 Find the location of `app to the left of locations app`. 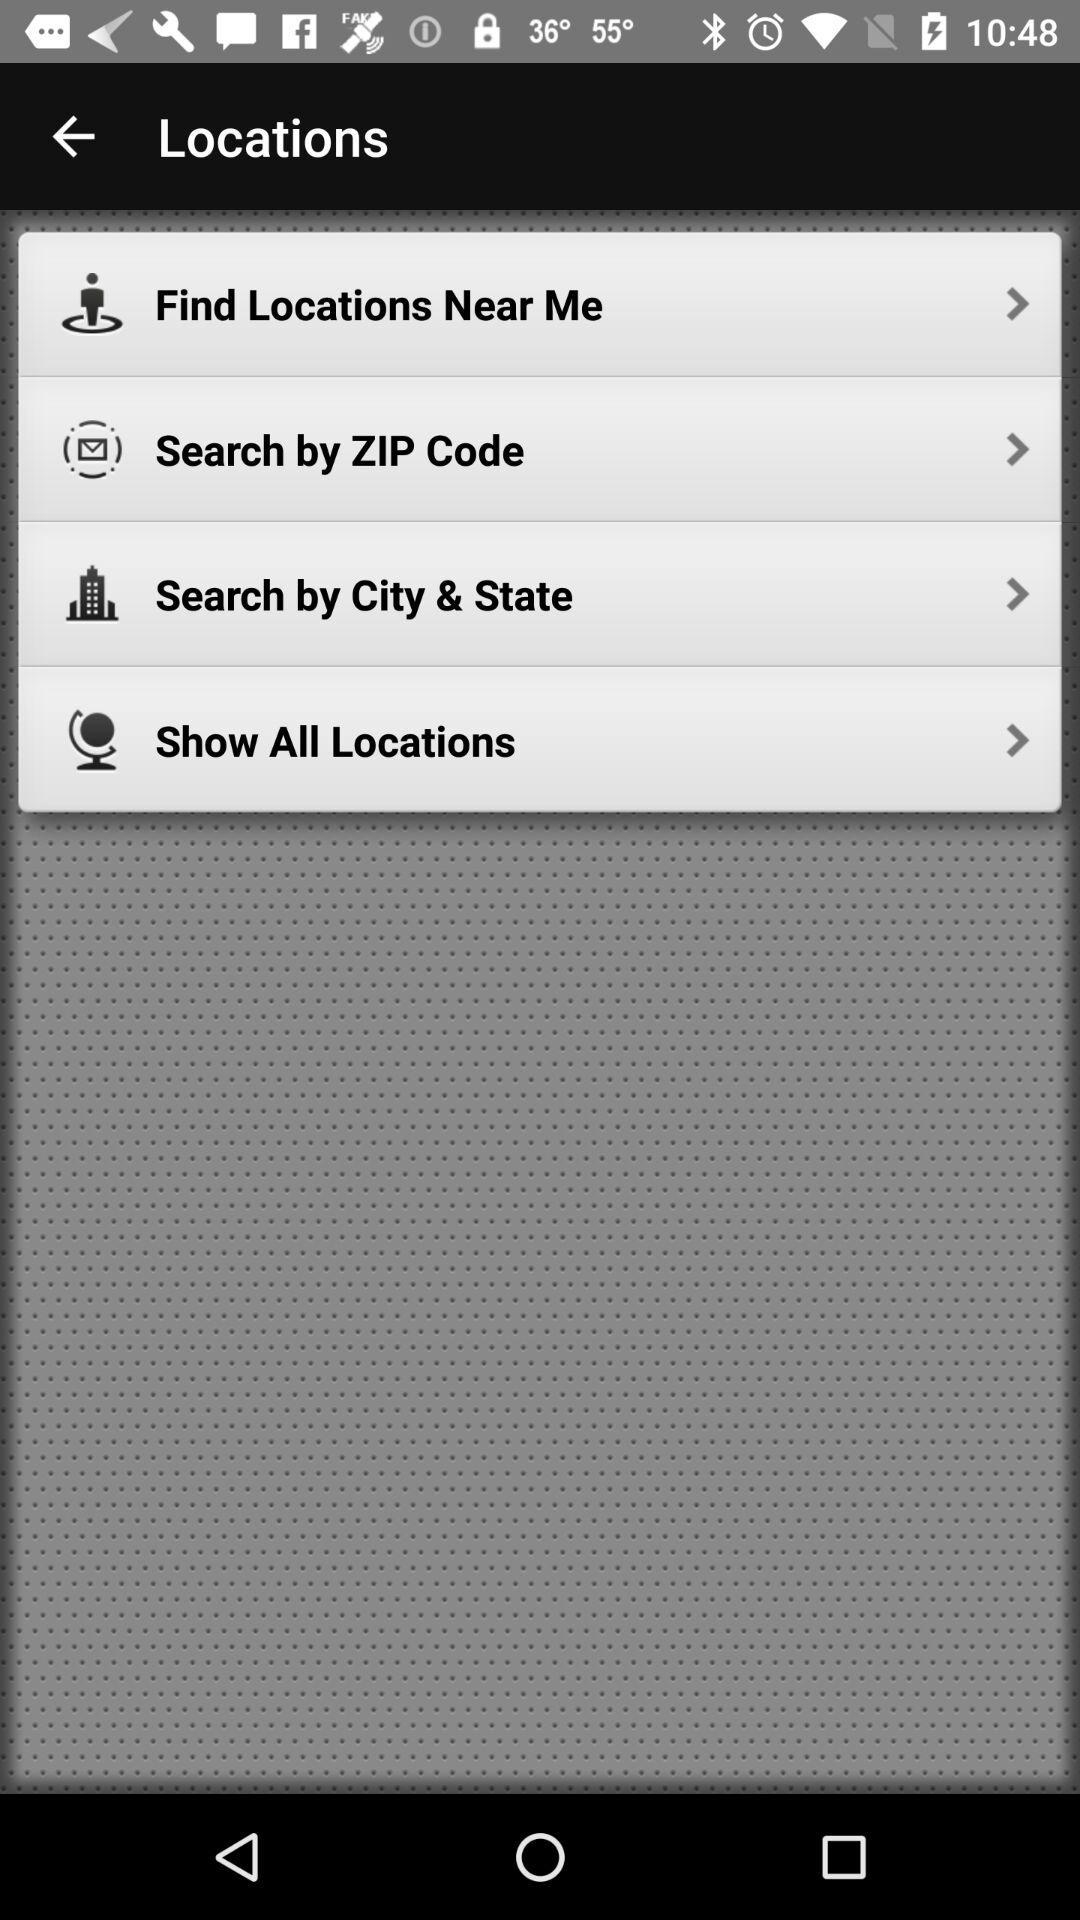

app to the left of locations app is located at coordinates (72, 135).